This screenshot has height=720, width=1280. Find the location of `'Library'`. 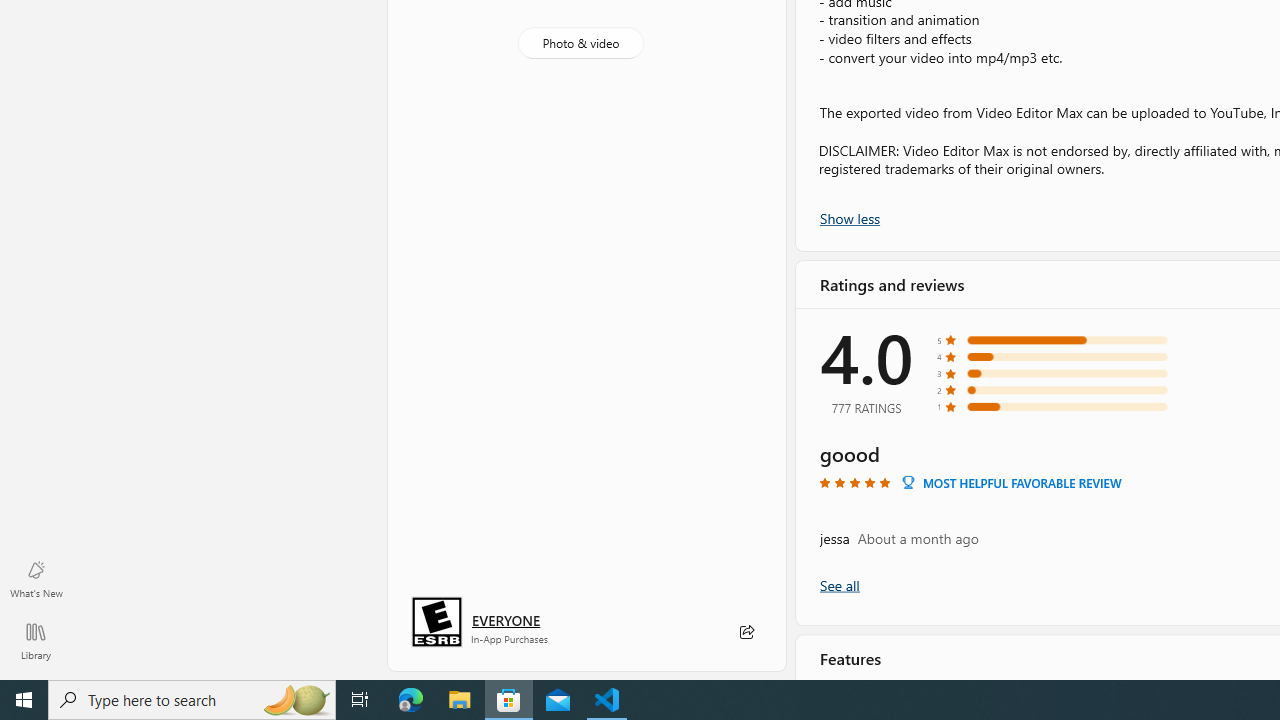

'Library' is located at coordinates (35, 640).